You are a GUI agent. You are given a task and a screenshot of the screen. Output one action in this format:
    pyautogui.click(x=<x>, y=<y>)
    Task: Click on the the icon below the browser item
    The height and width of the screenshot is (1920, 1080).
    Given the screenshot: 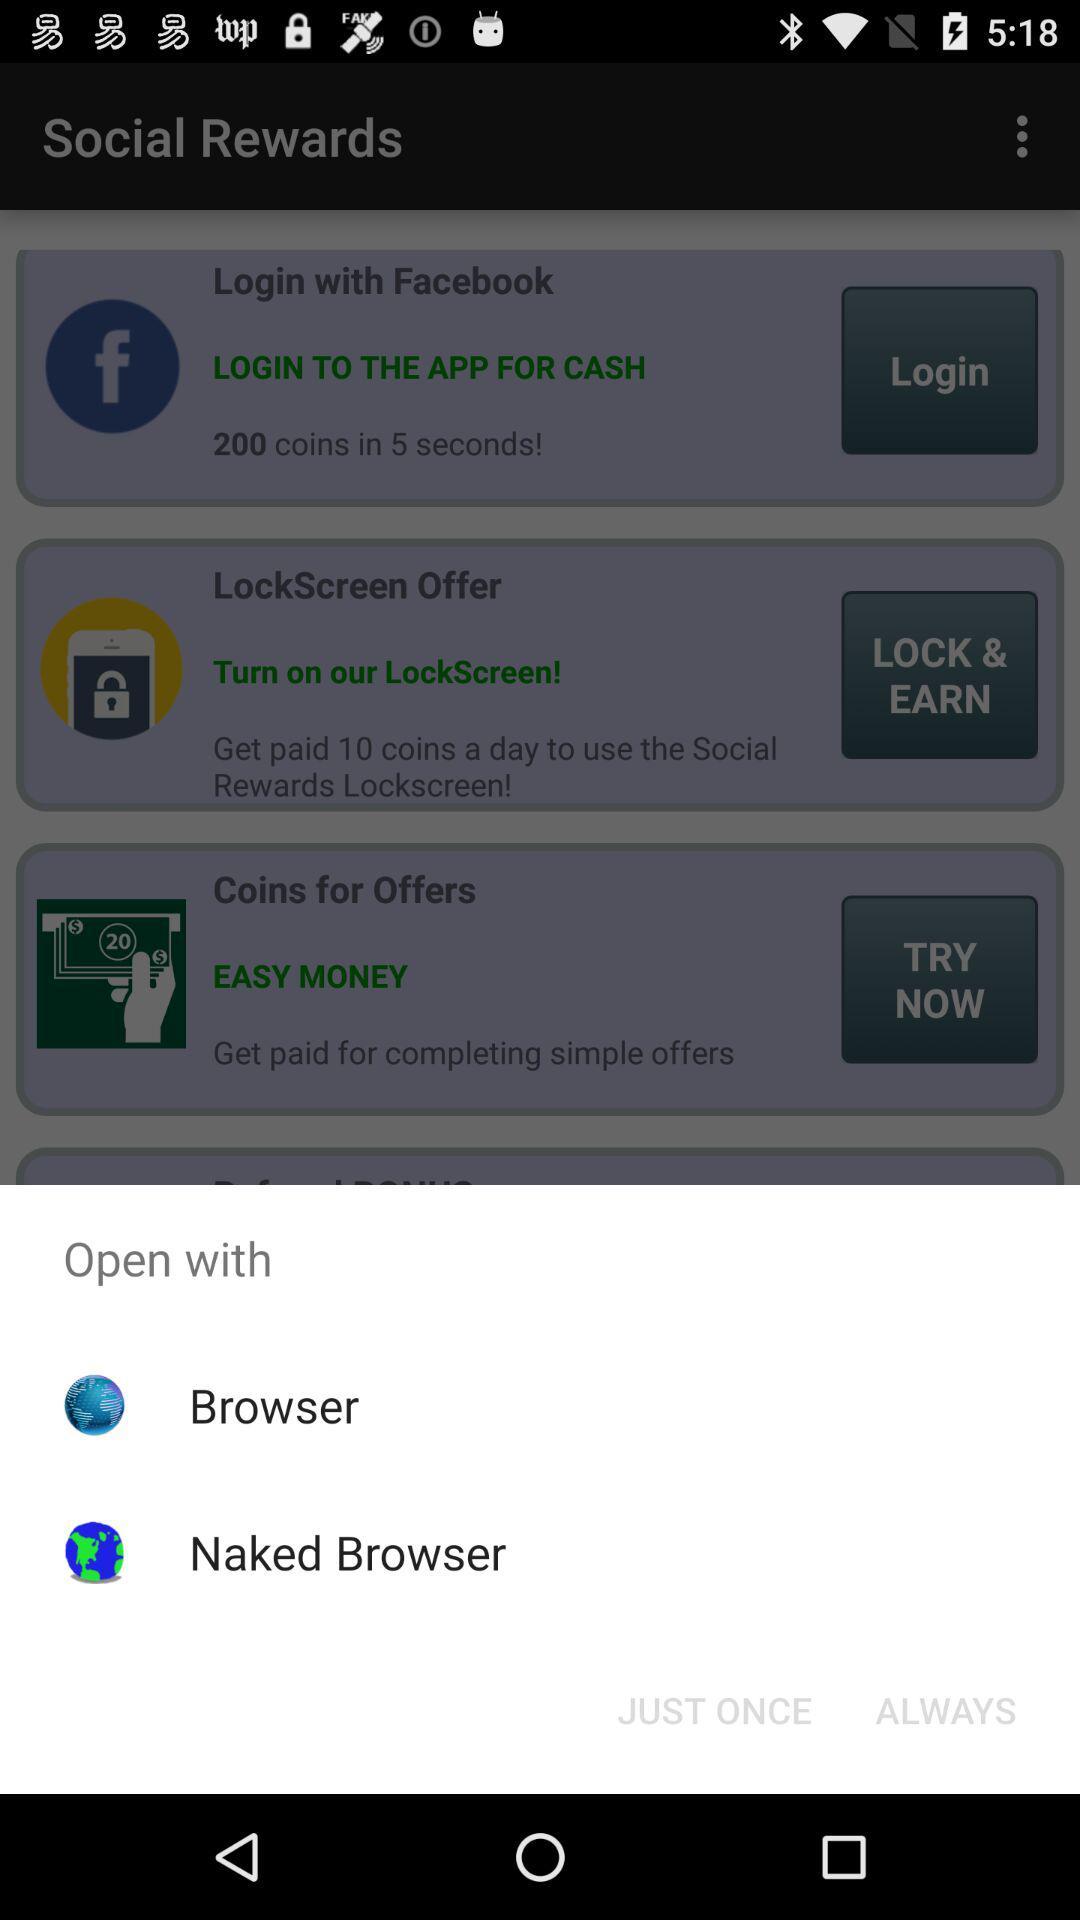 What is the action you would take?
    pyautogui.click(x=346, y=1551)
    